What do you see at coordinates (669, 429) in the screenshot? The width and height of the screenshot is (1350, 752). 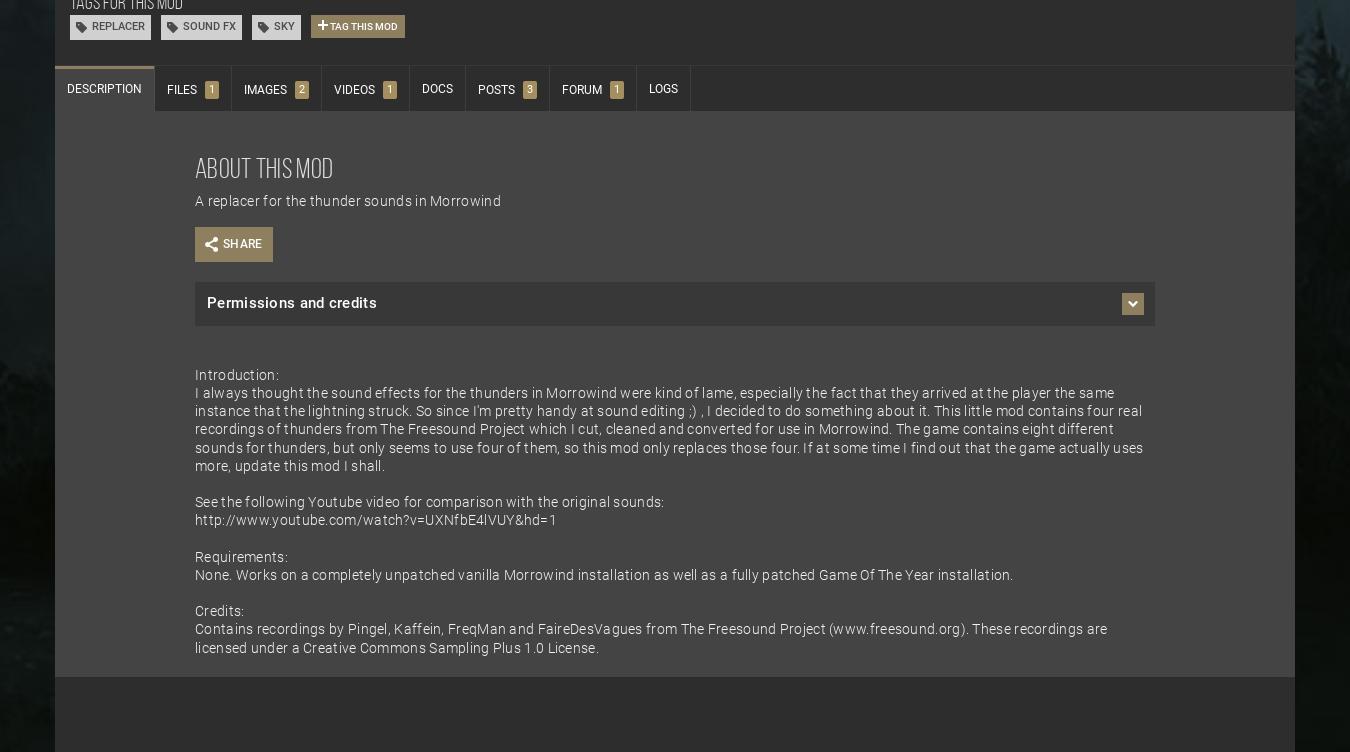 I see `'I always thought the sound effects for the thunders in Morrowind were kind of lame, especially the fact that they arrived at the player the same instance that the lightning struck. So since I'm pretty handy at sound editing ;) , I decided to do something about it. This little mod contains four real recordings of thunders from The Freesound Project which I cut, cleaned and converted for use in Morrowind. The game contains eight different sounds for thunders, but only seems to use four of them, so this mod only replaces those four. If at some time I find out that the game actually uses more, update this mod I shall.'` at bounding box center [669, 429].